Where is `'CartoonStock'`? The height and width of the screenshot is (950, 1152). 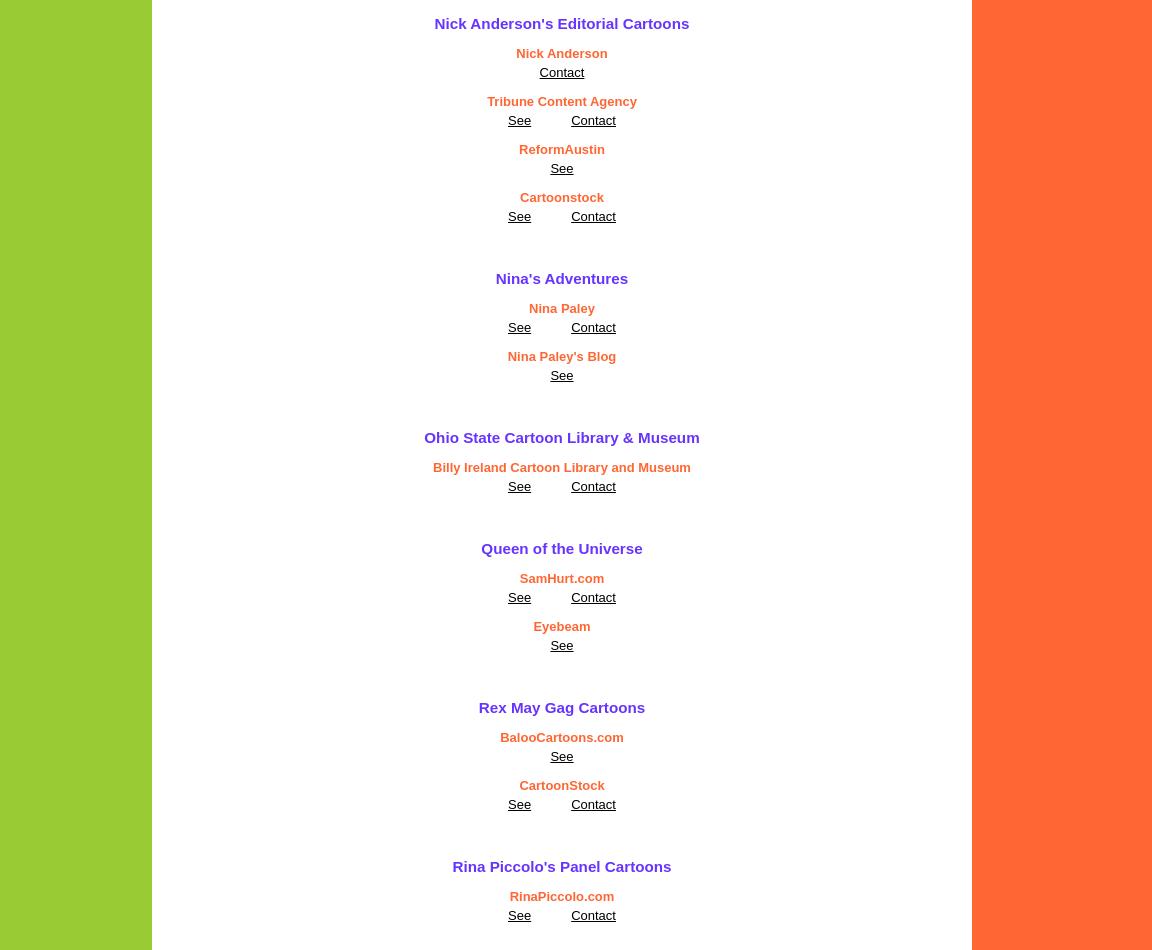
'CartoonStock' is located at coordinates (561, 784).